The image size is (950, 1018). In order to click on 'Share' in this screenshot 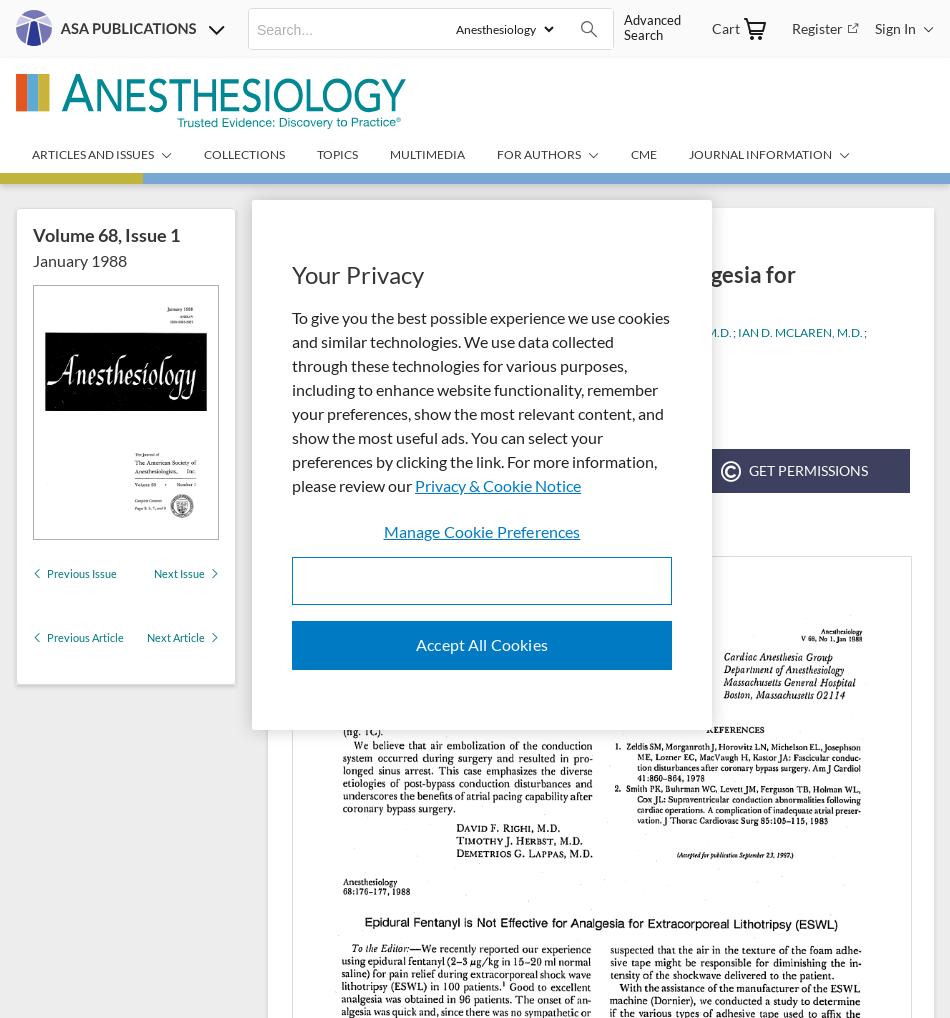, I will do `click(584, 470)`.